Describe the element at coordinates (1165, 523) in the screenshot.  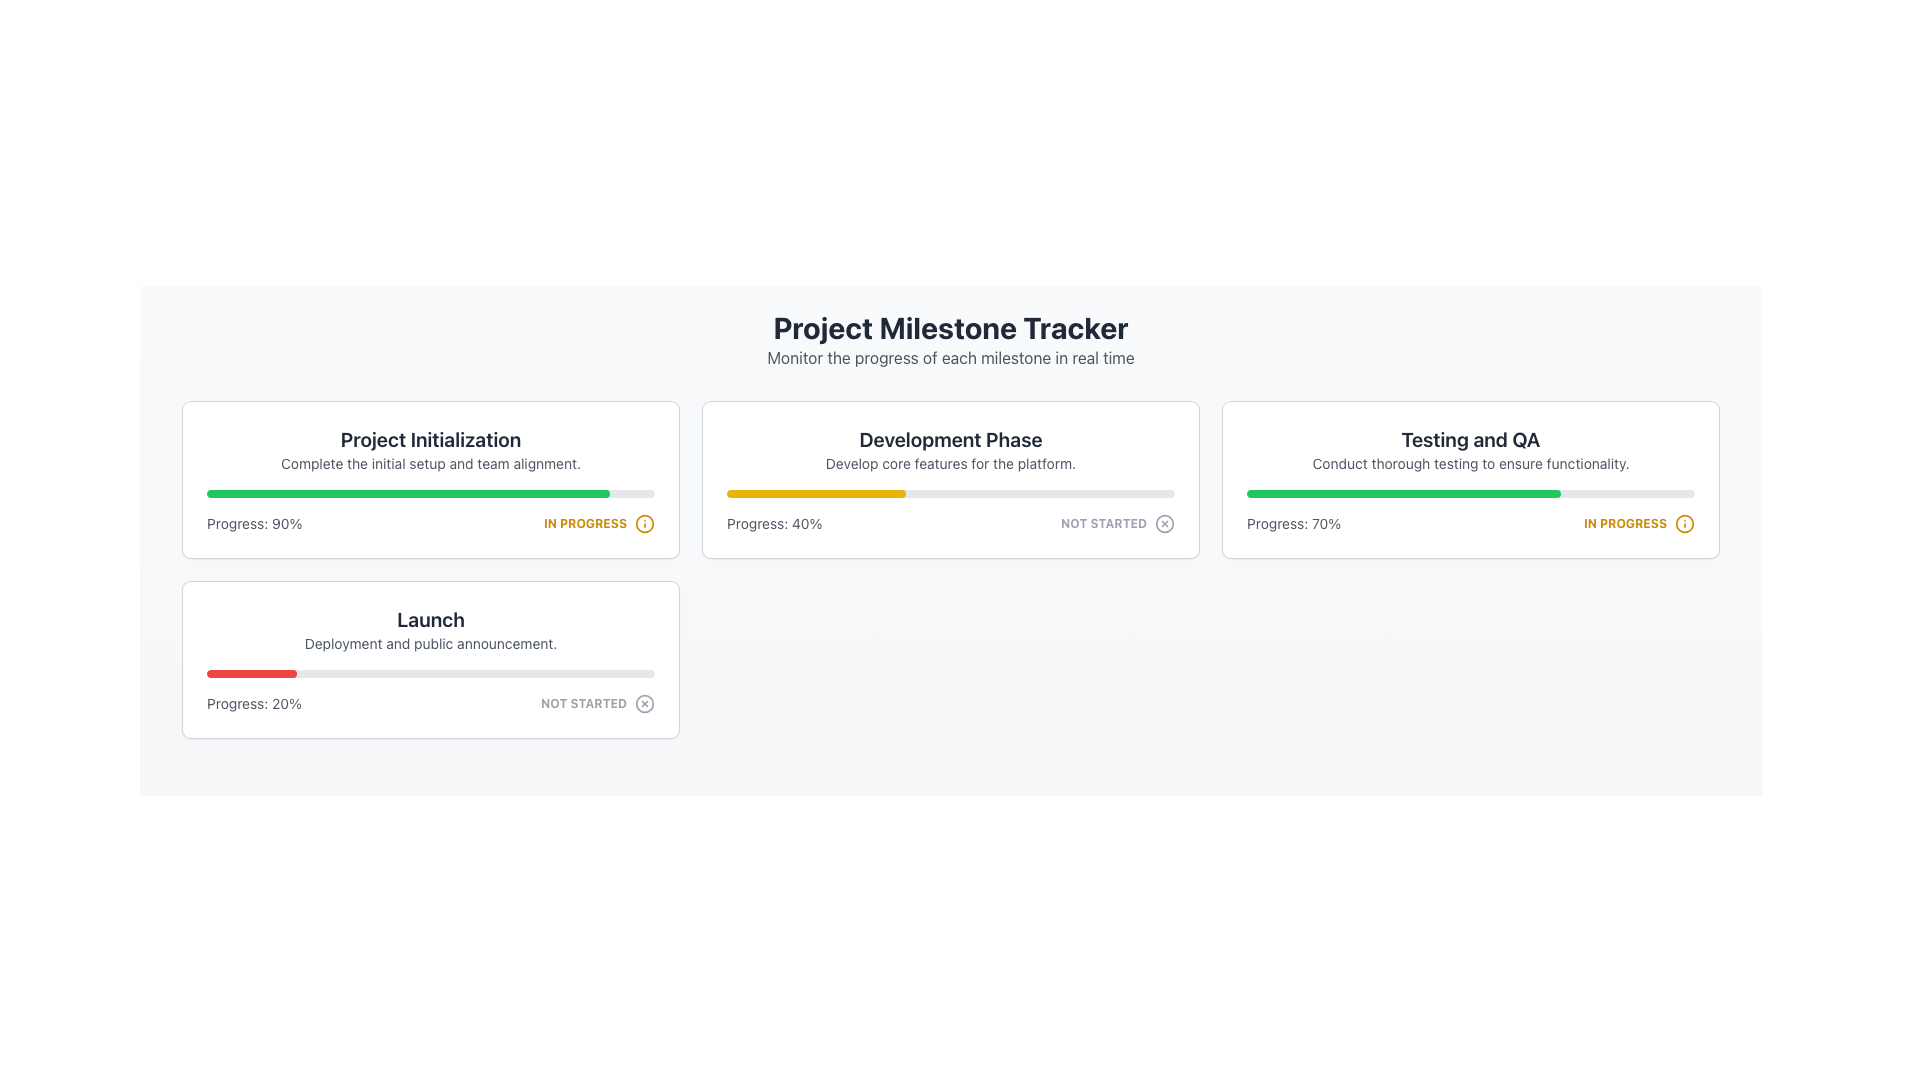
I see `the circular gray Status Icon with a diagonal cross inside, located next to the 'Not Started' text in the 'Development Phase' milestone card` at that location.